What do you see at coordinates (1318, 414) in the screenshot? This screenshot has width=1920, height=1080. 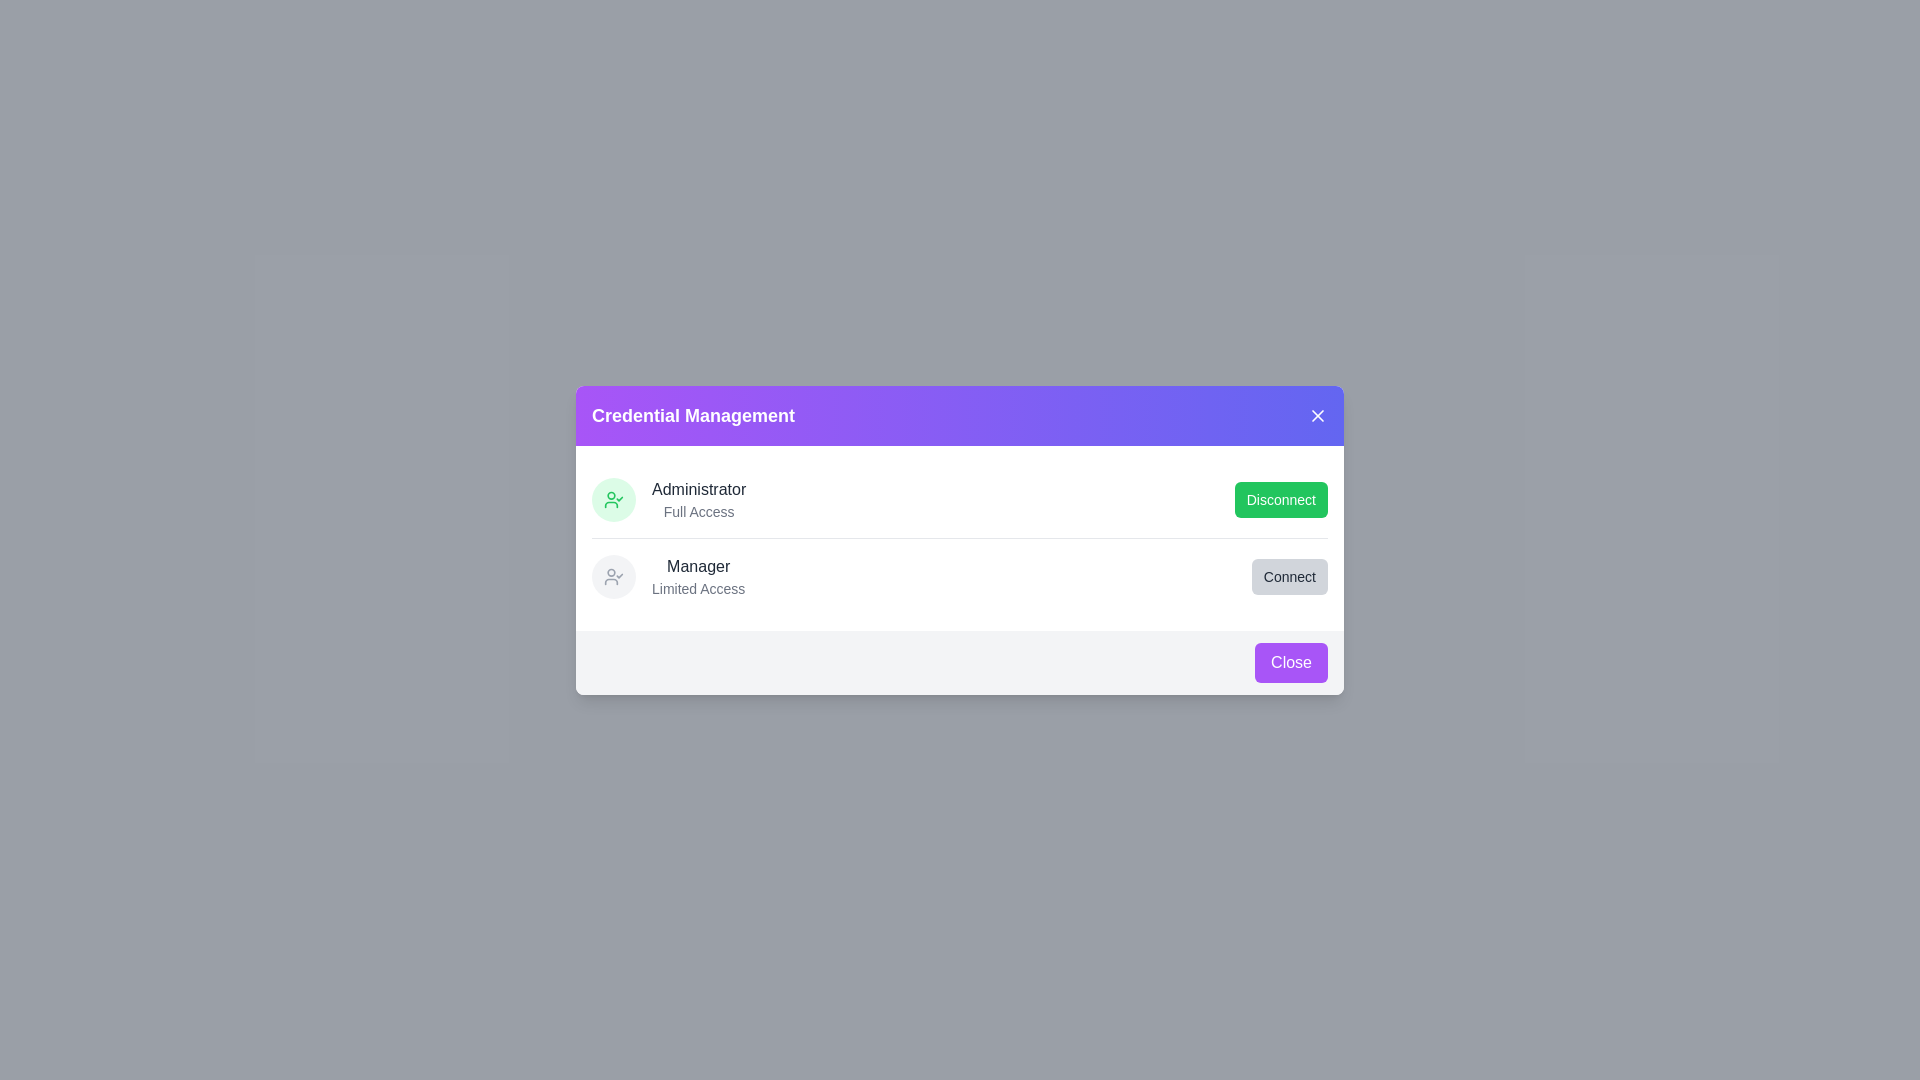 I see `the close button in the top-right corner of the 'Credential Management' interface` at bounding box center [1318, 414].